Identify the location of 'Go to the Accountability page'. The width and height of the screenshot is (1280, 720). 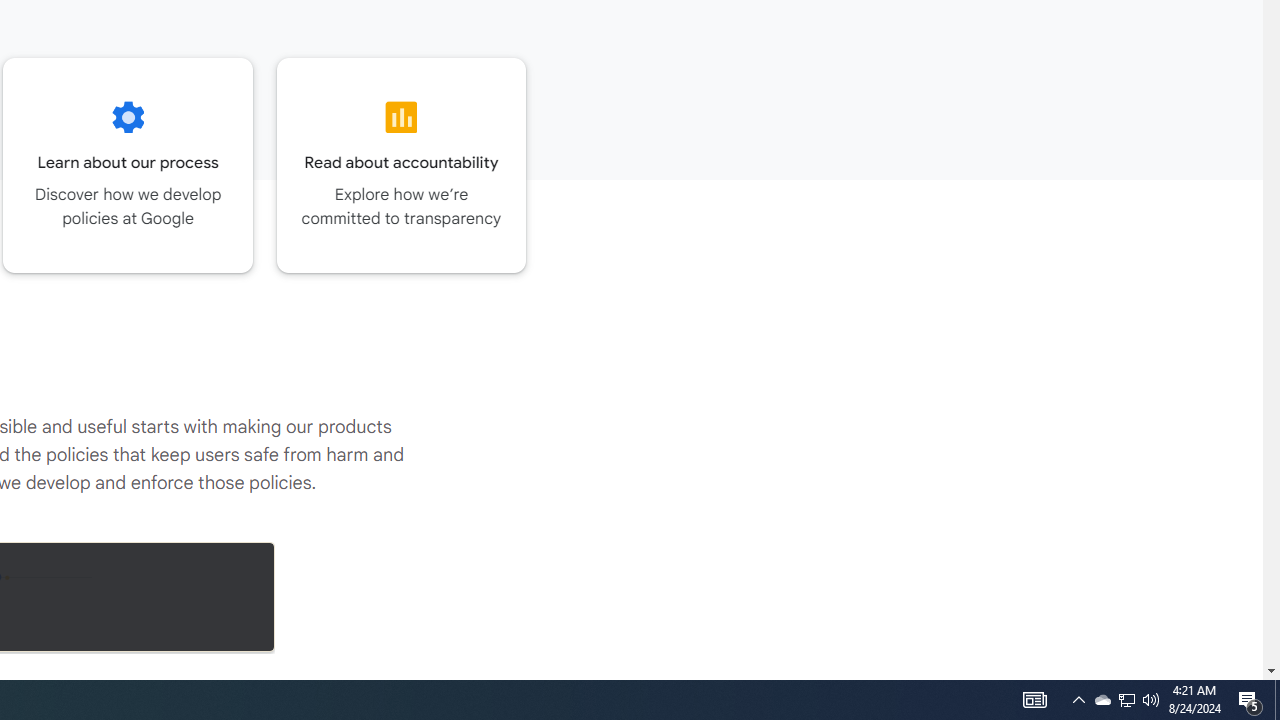
(400, 164).